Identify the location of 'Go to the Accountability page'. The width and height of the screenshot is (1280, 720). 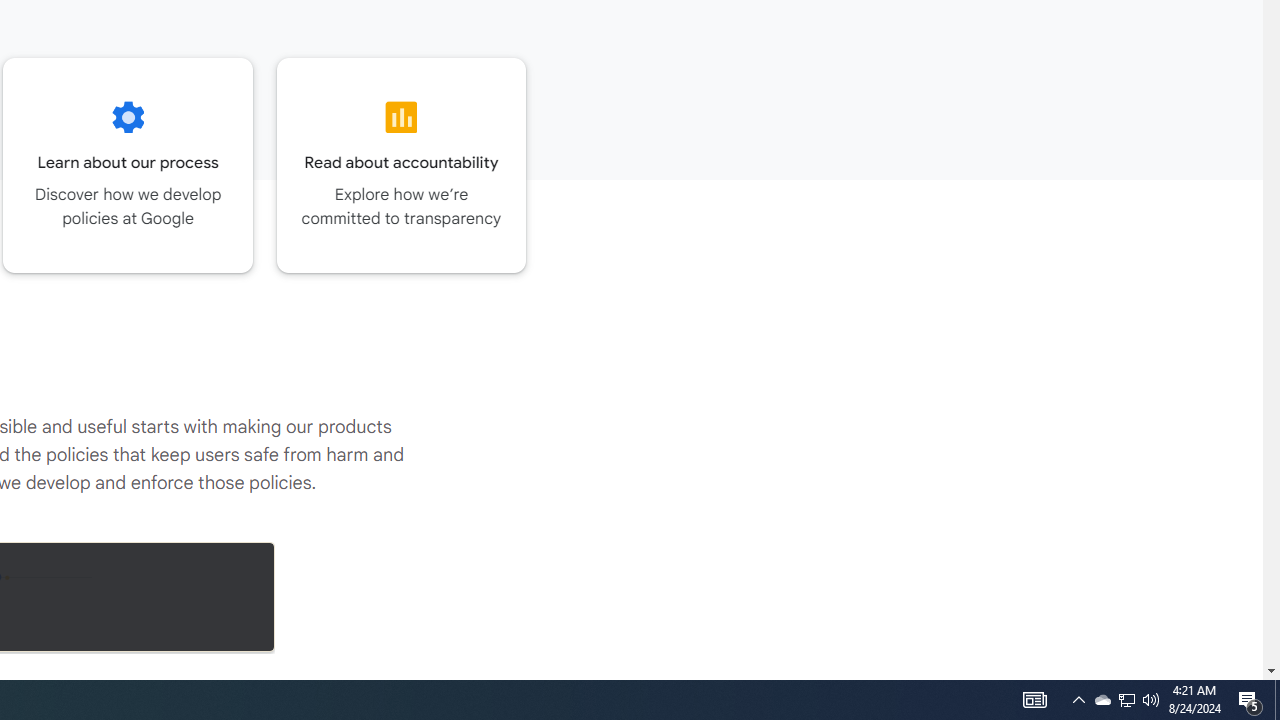
(400, 164).